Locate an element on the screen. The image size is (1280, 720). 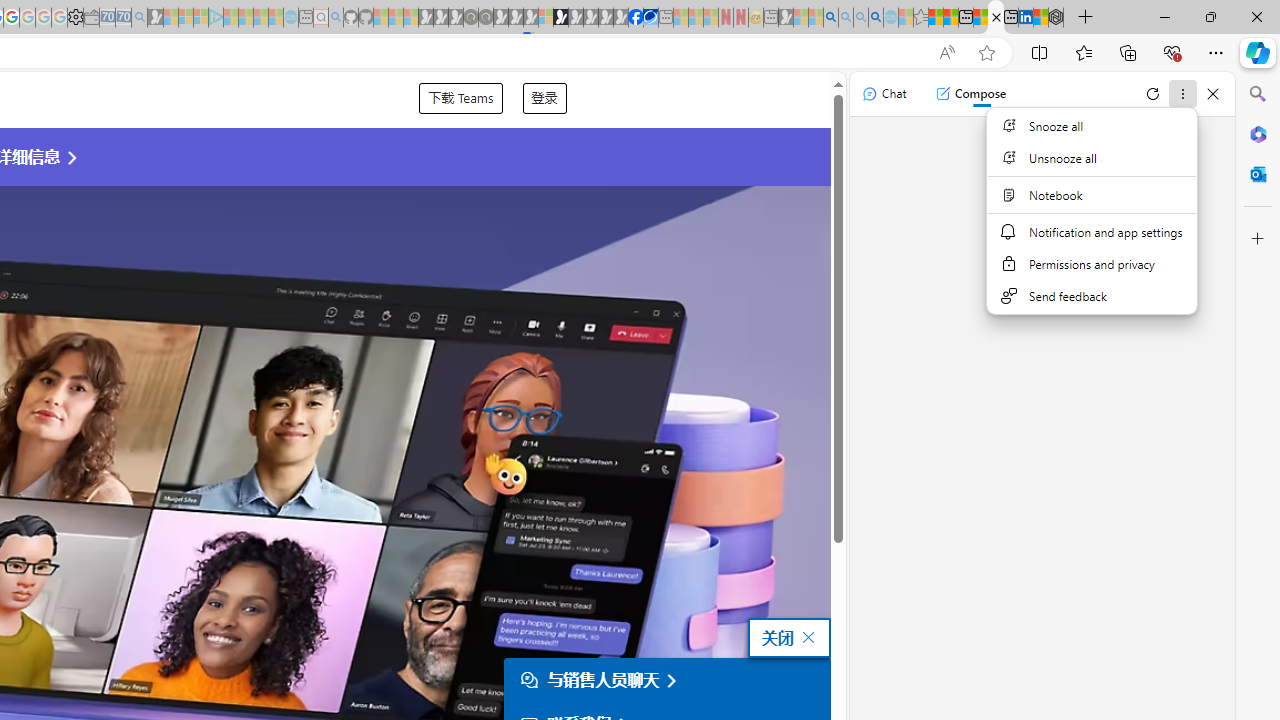
'Favorites - Sleeping' is located at coordinates (919, 17).